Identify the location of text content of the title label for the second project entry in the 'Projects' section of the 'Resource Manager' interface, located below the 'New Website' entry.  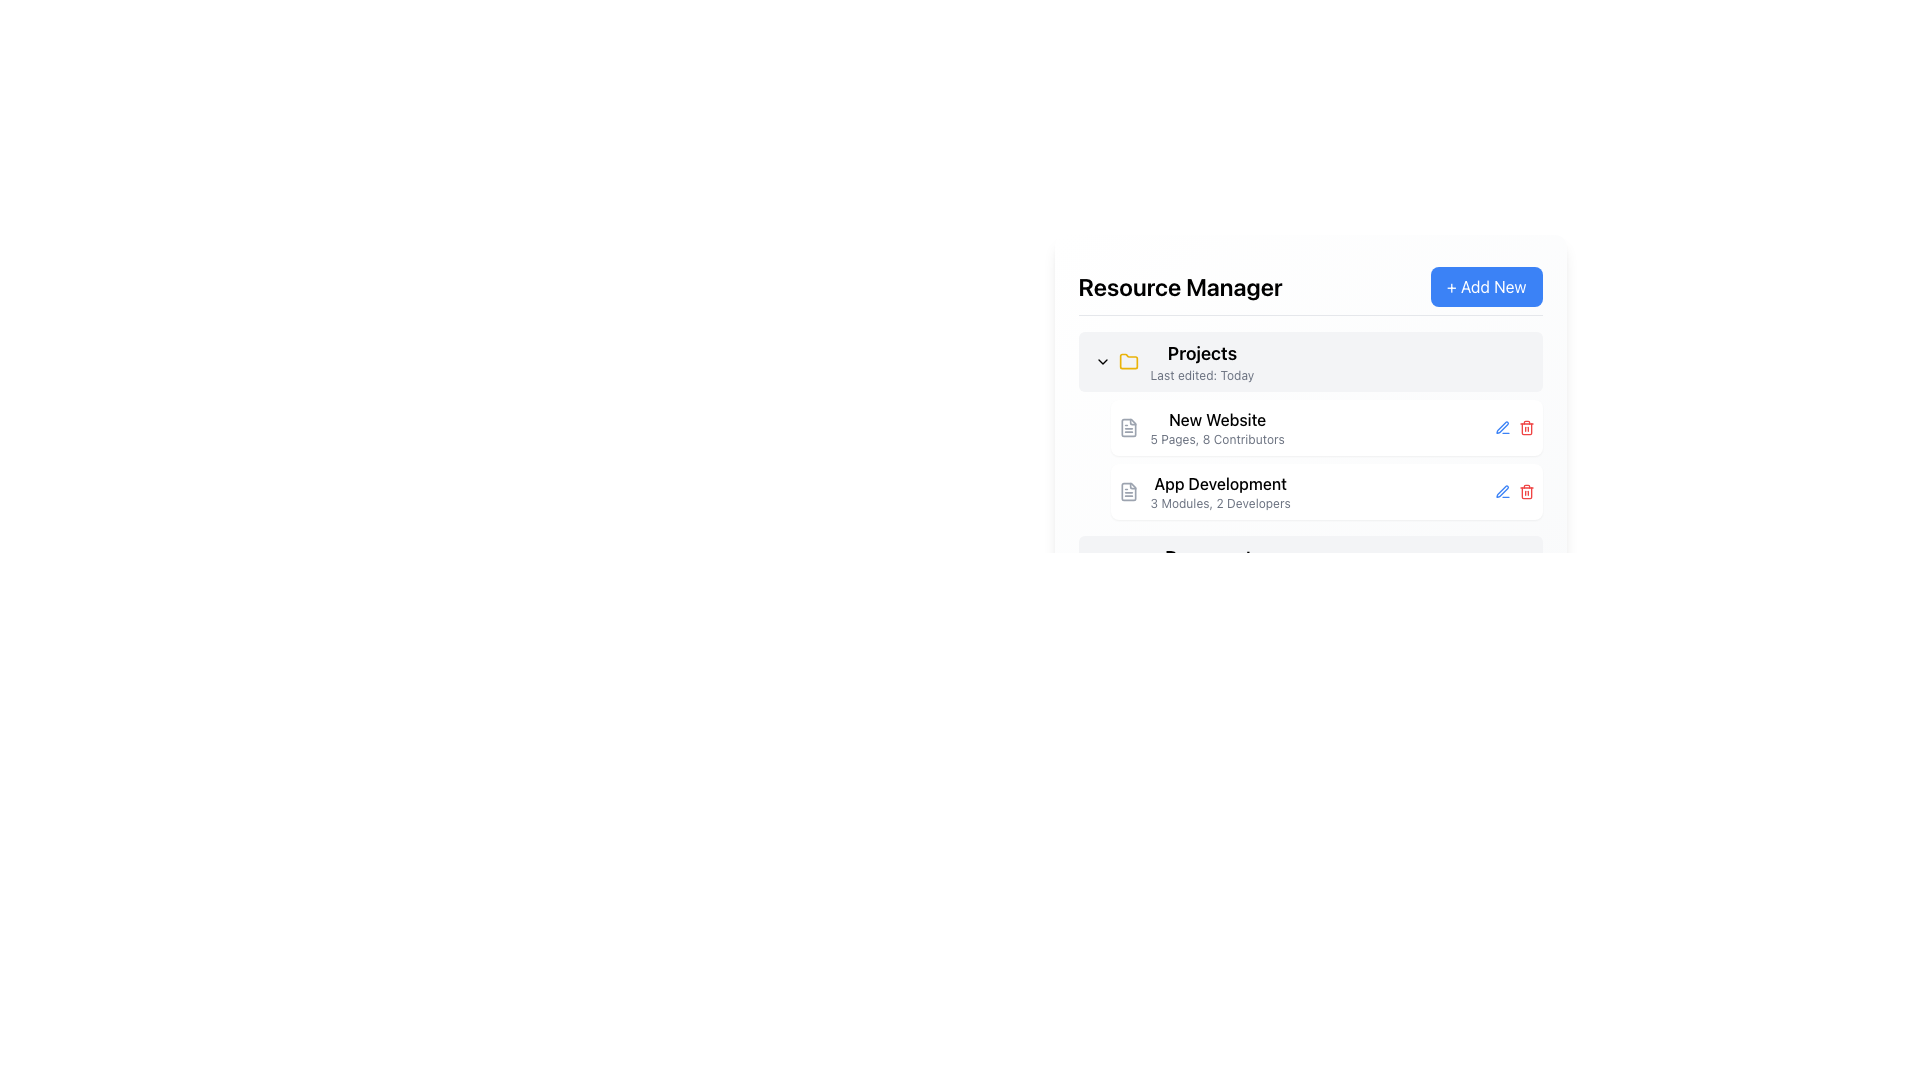
(1219, 483).